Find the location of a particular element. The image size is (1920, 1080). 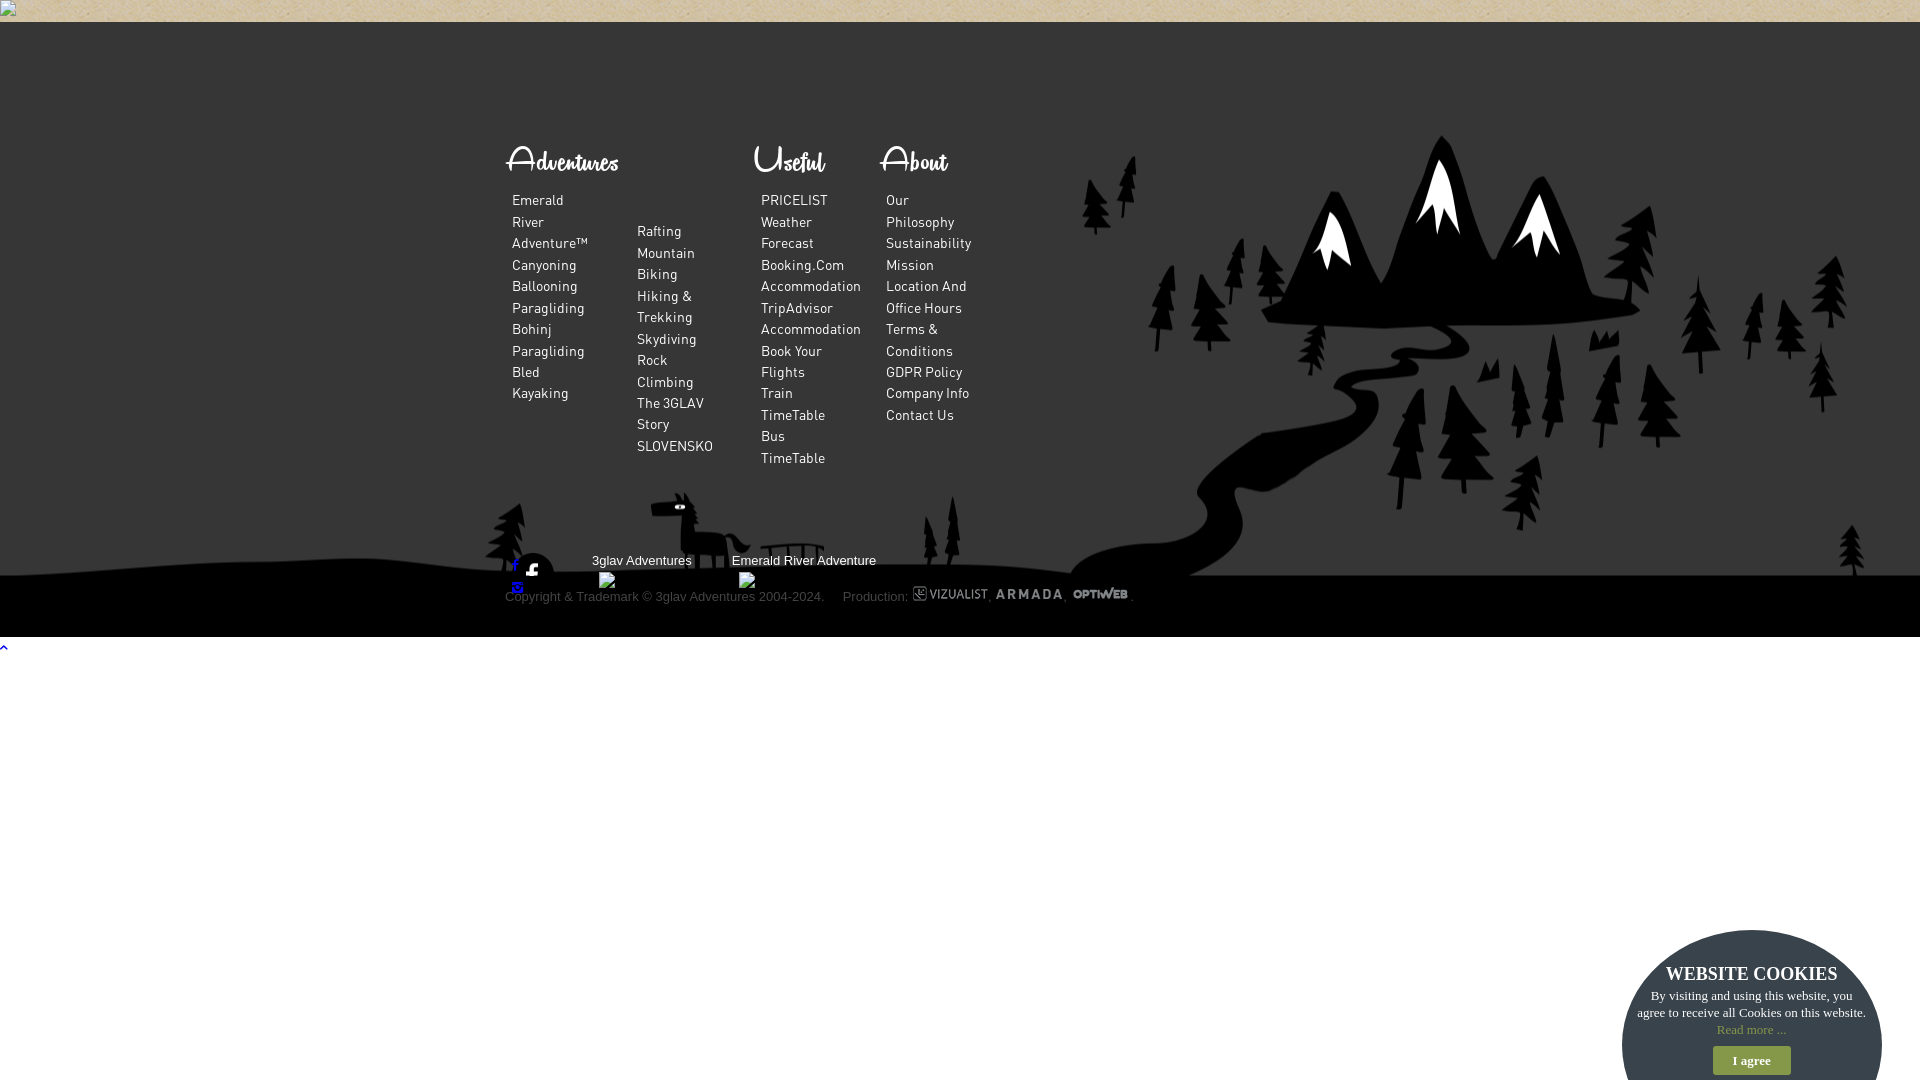

'Facebook' is located at coordinates (512, 563).